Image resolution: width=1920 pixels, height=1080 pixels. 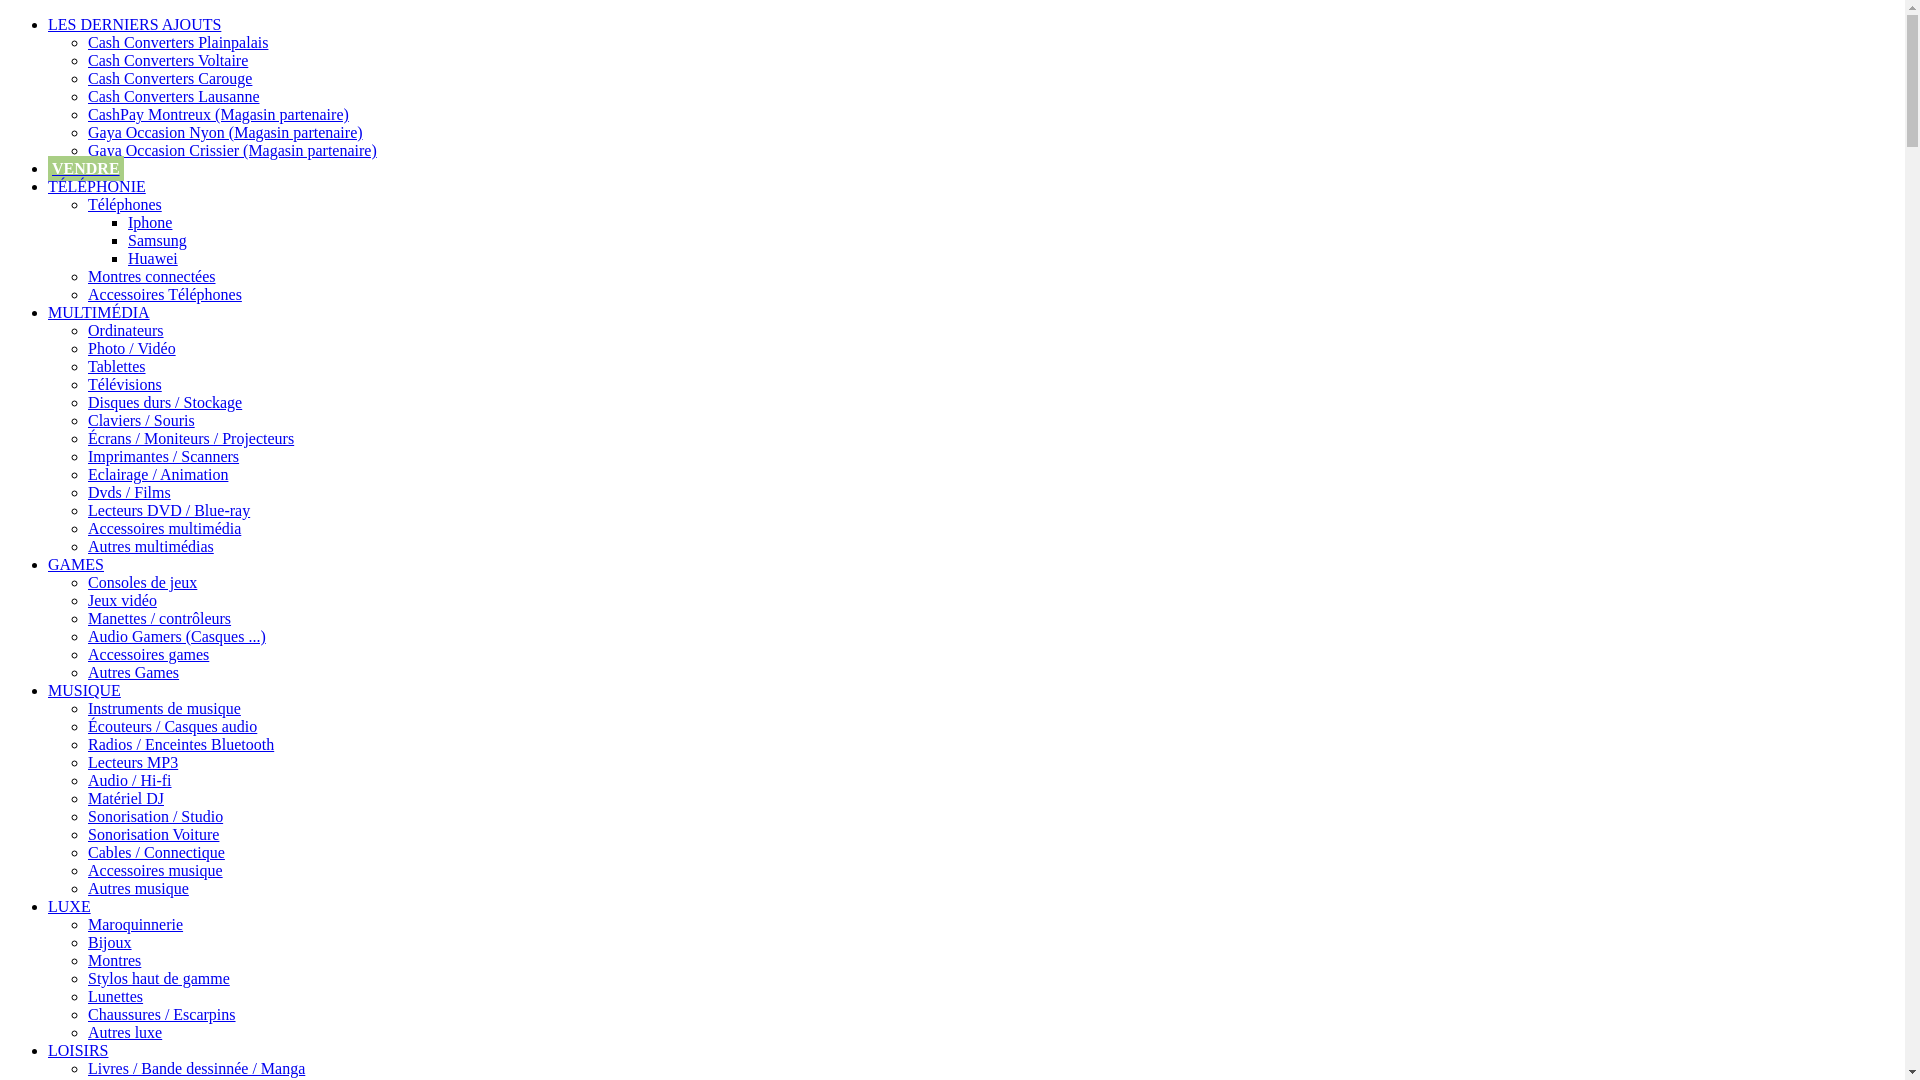 What do you see at coordinates (147, 654) in the screenshot?
I see `'Accessoires games'` at bounding box center [147, 654].